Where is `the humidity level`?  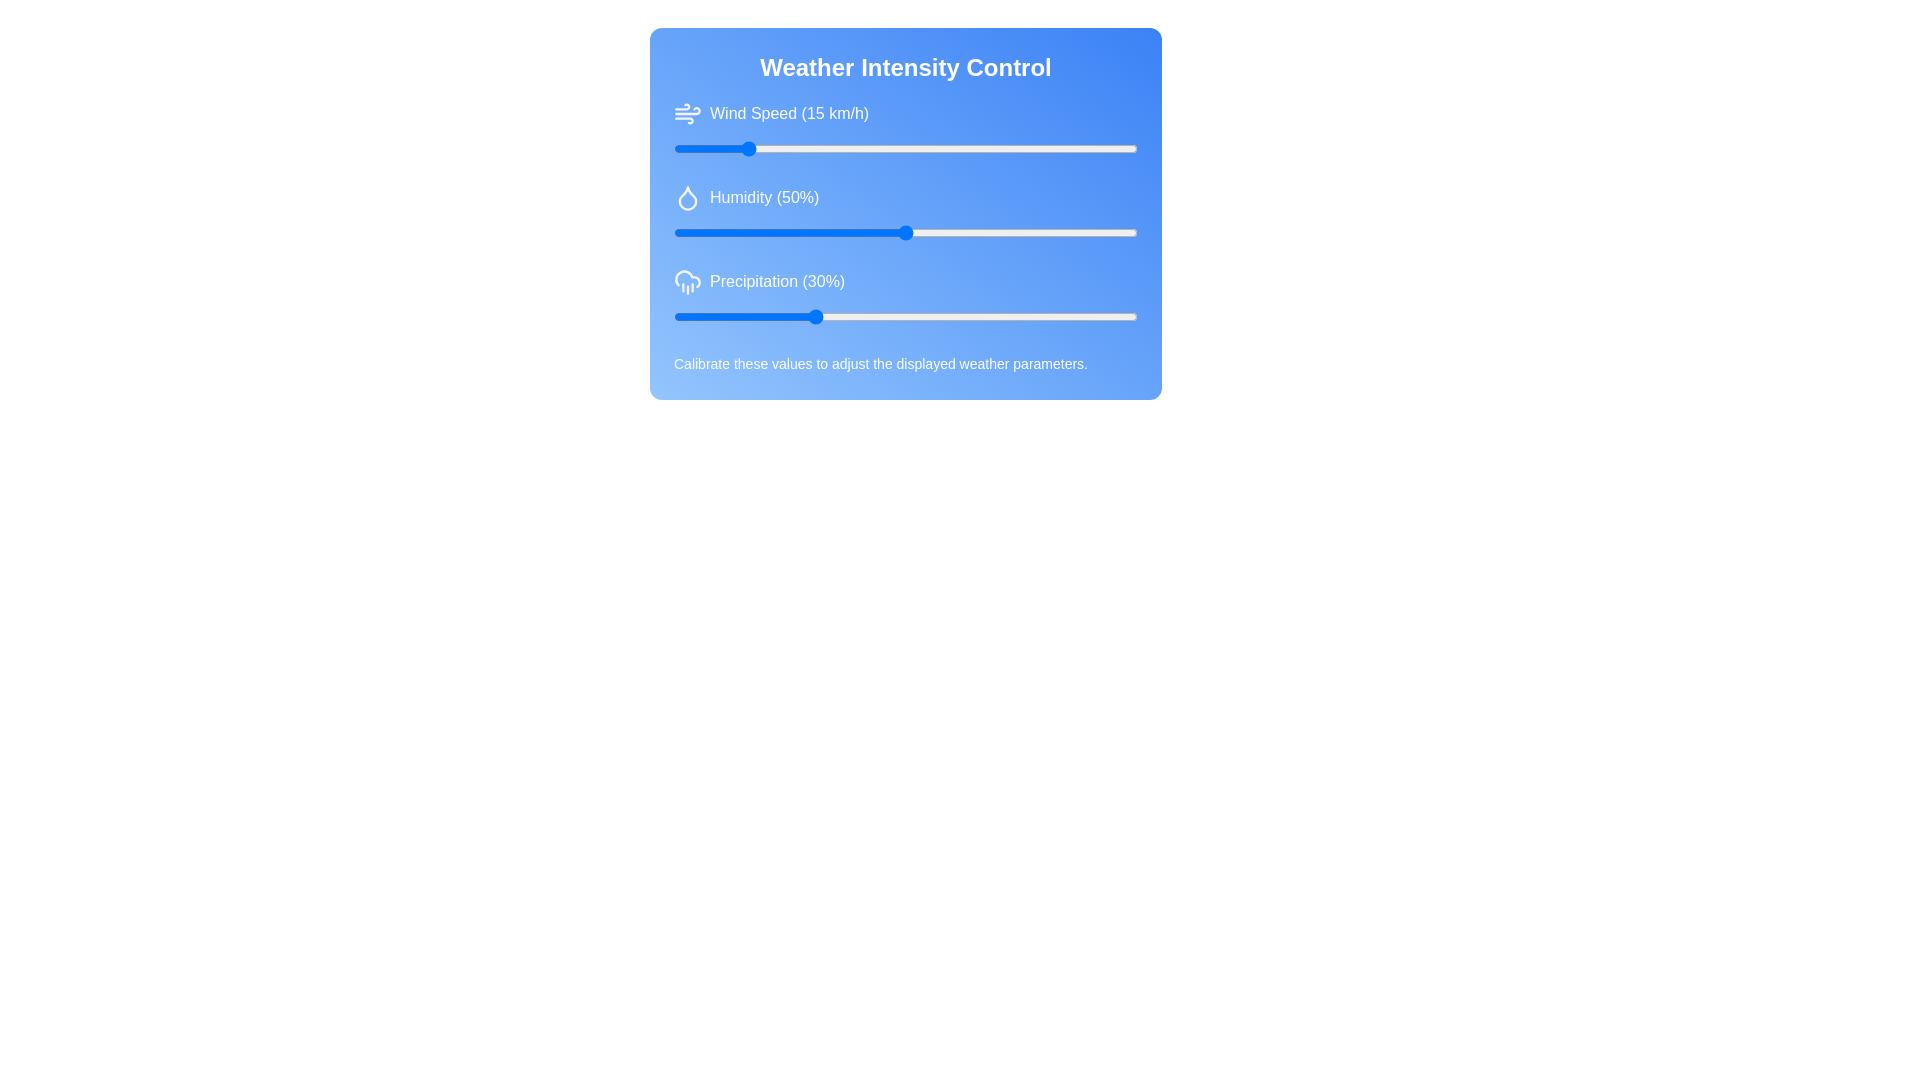 the humidity level is located at coordinates (1133, 231).